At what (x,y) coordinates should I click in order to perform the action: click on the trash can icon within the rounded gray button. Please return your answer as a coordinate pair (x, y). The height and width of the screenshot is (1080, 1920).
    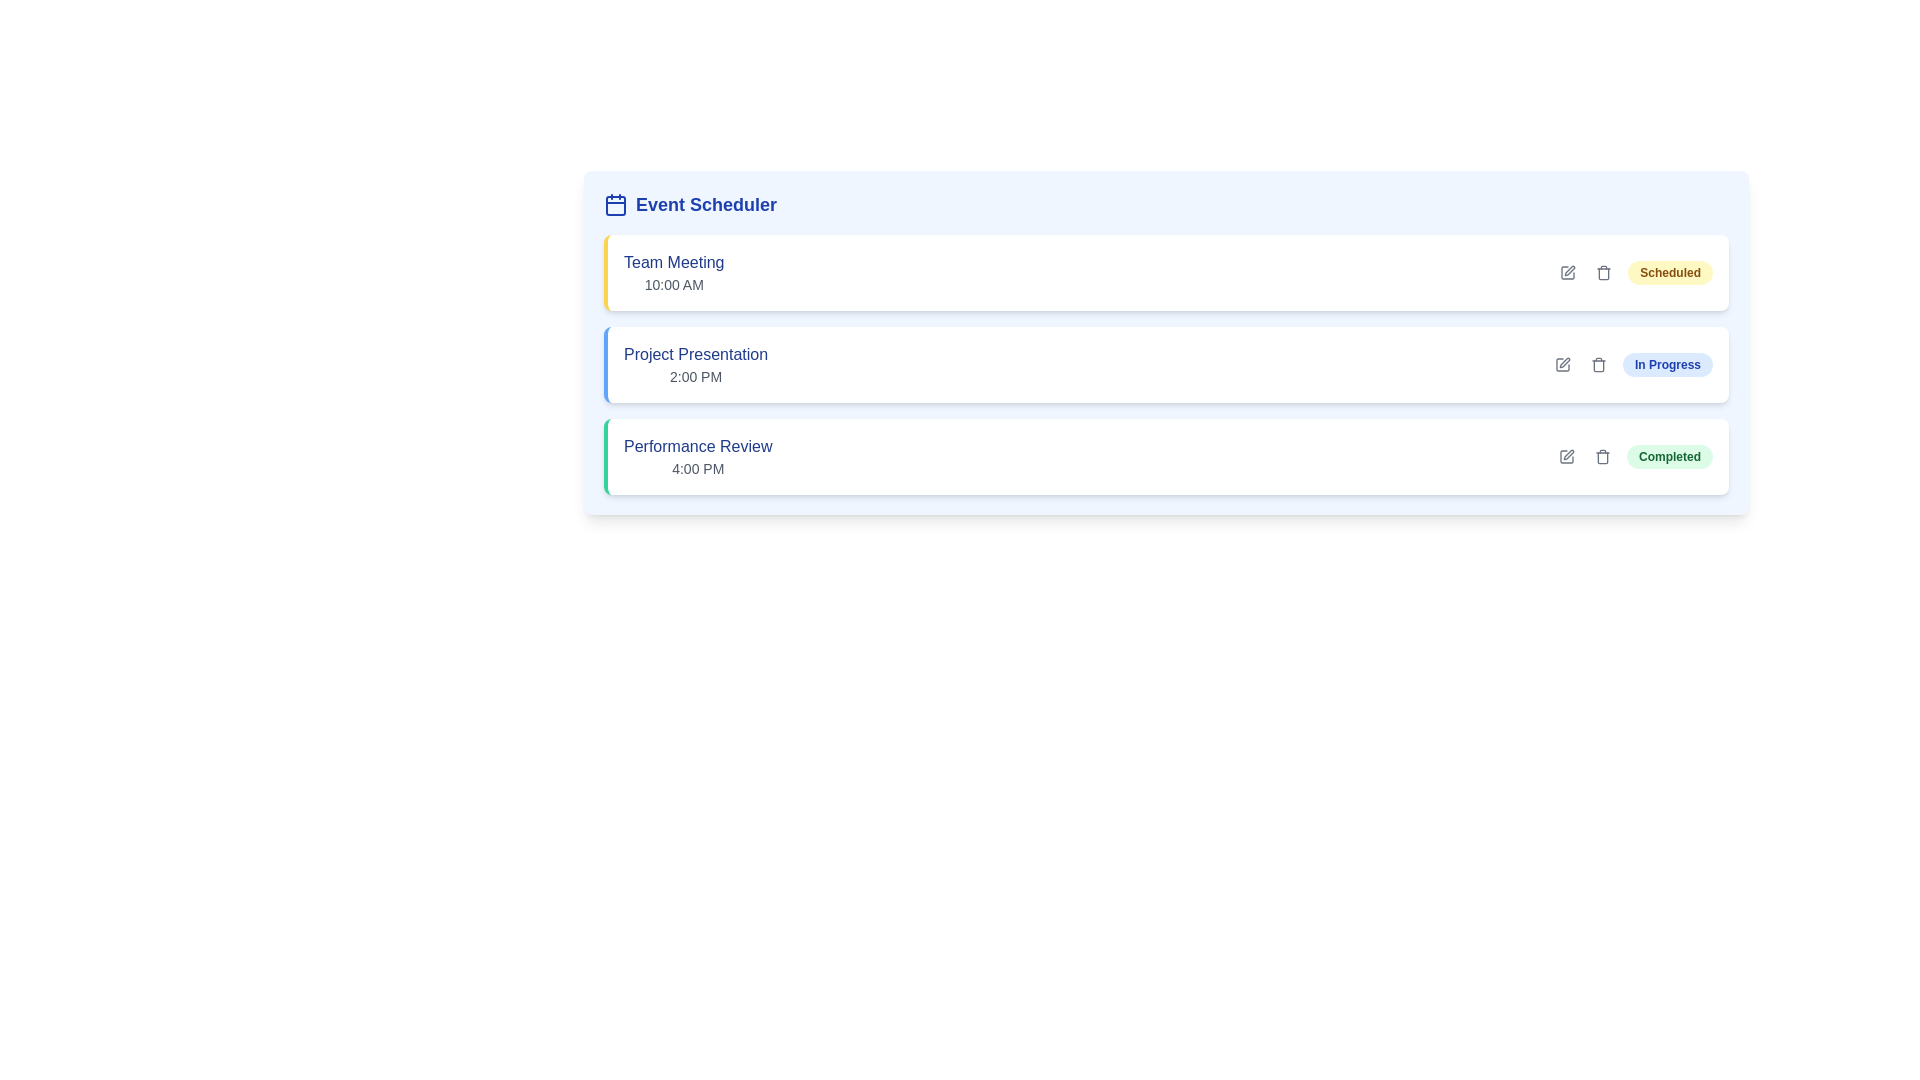
    Looking at the image, I should click on (1597, 365).